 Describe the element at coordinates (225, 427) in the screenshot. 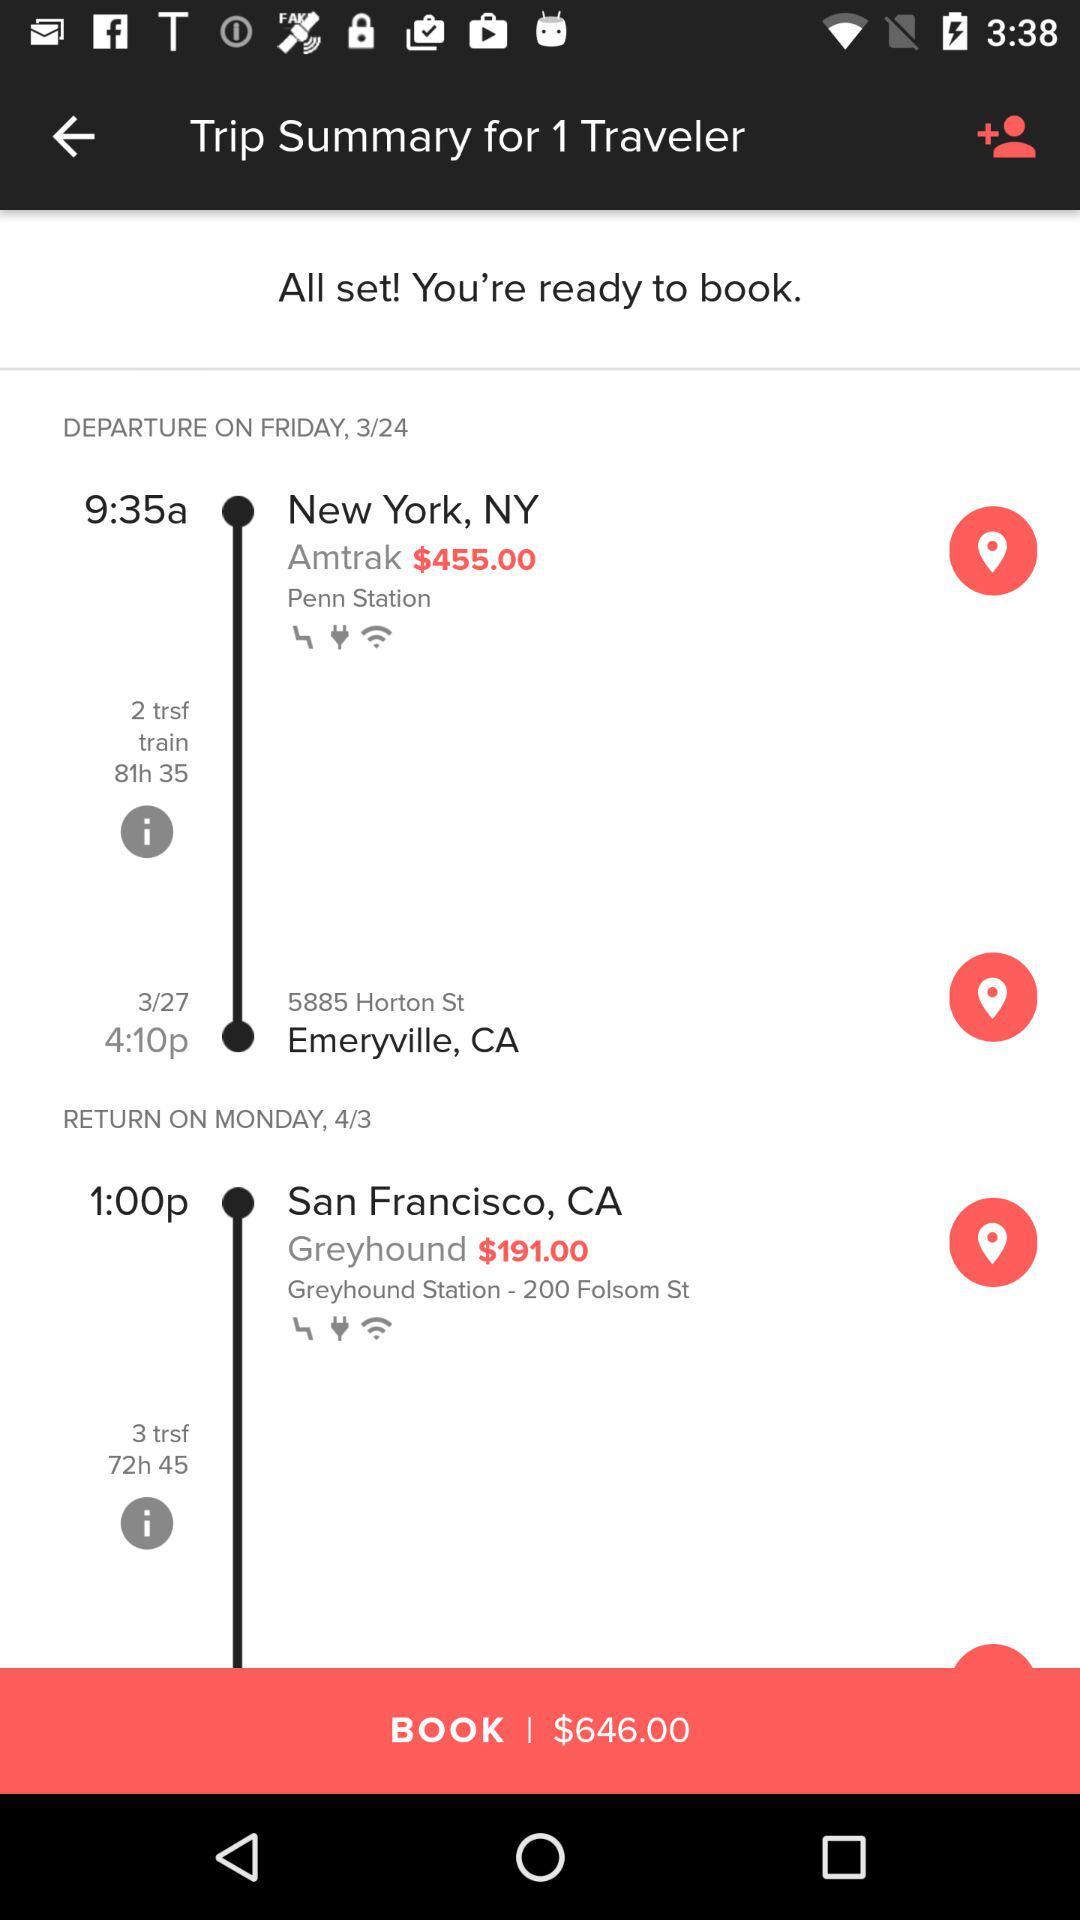

I see `the departure on friday item` at that location.